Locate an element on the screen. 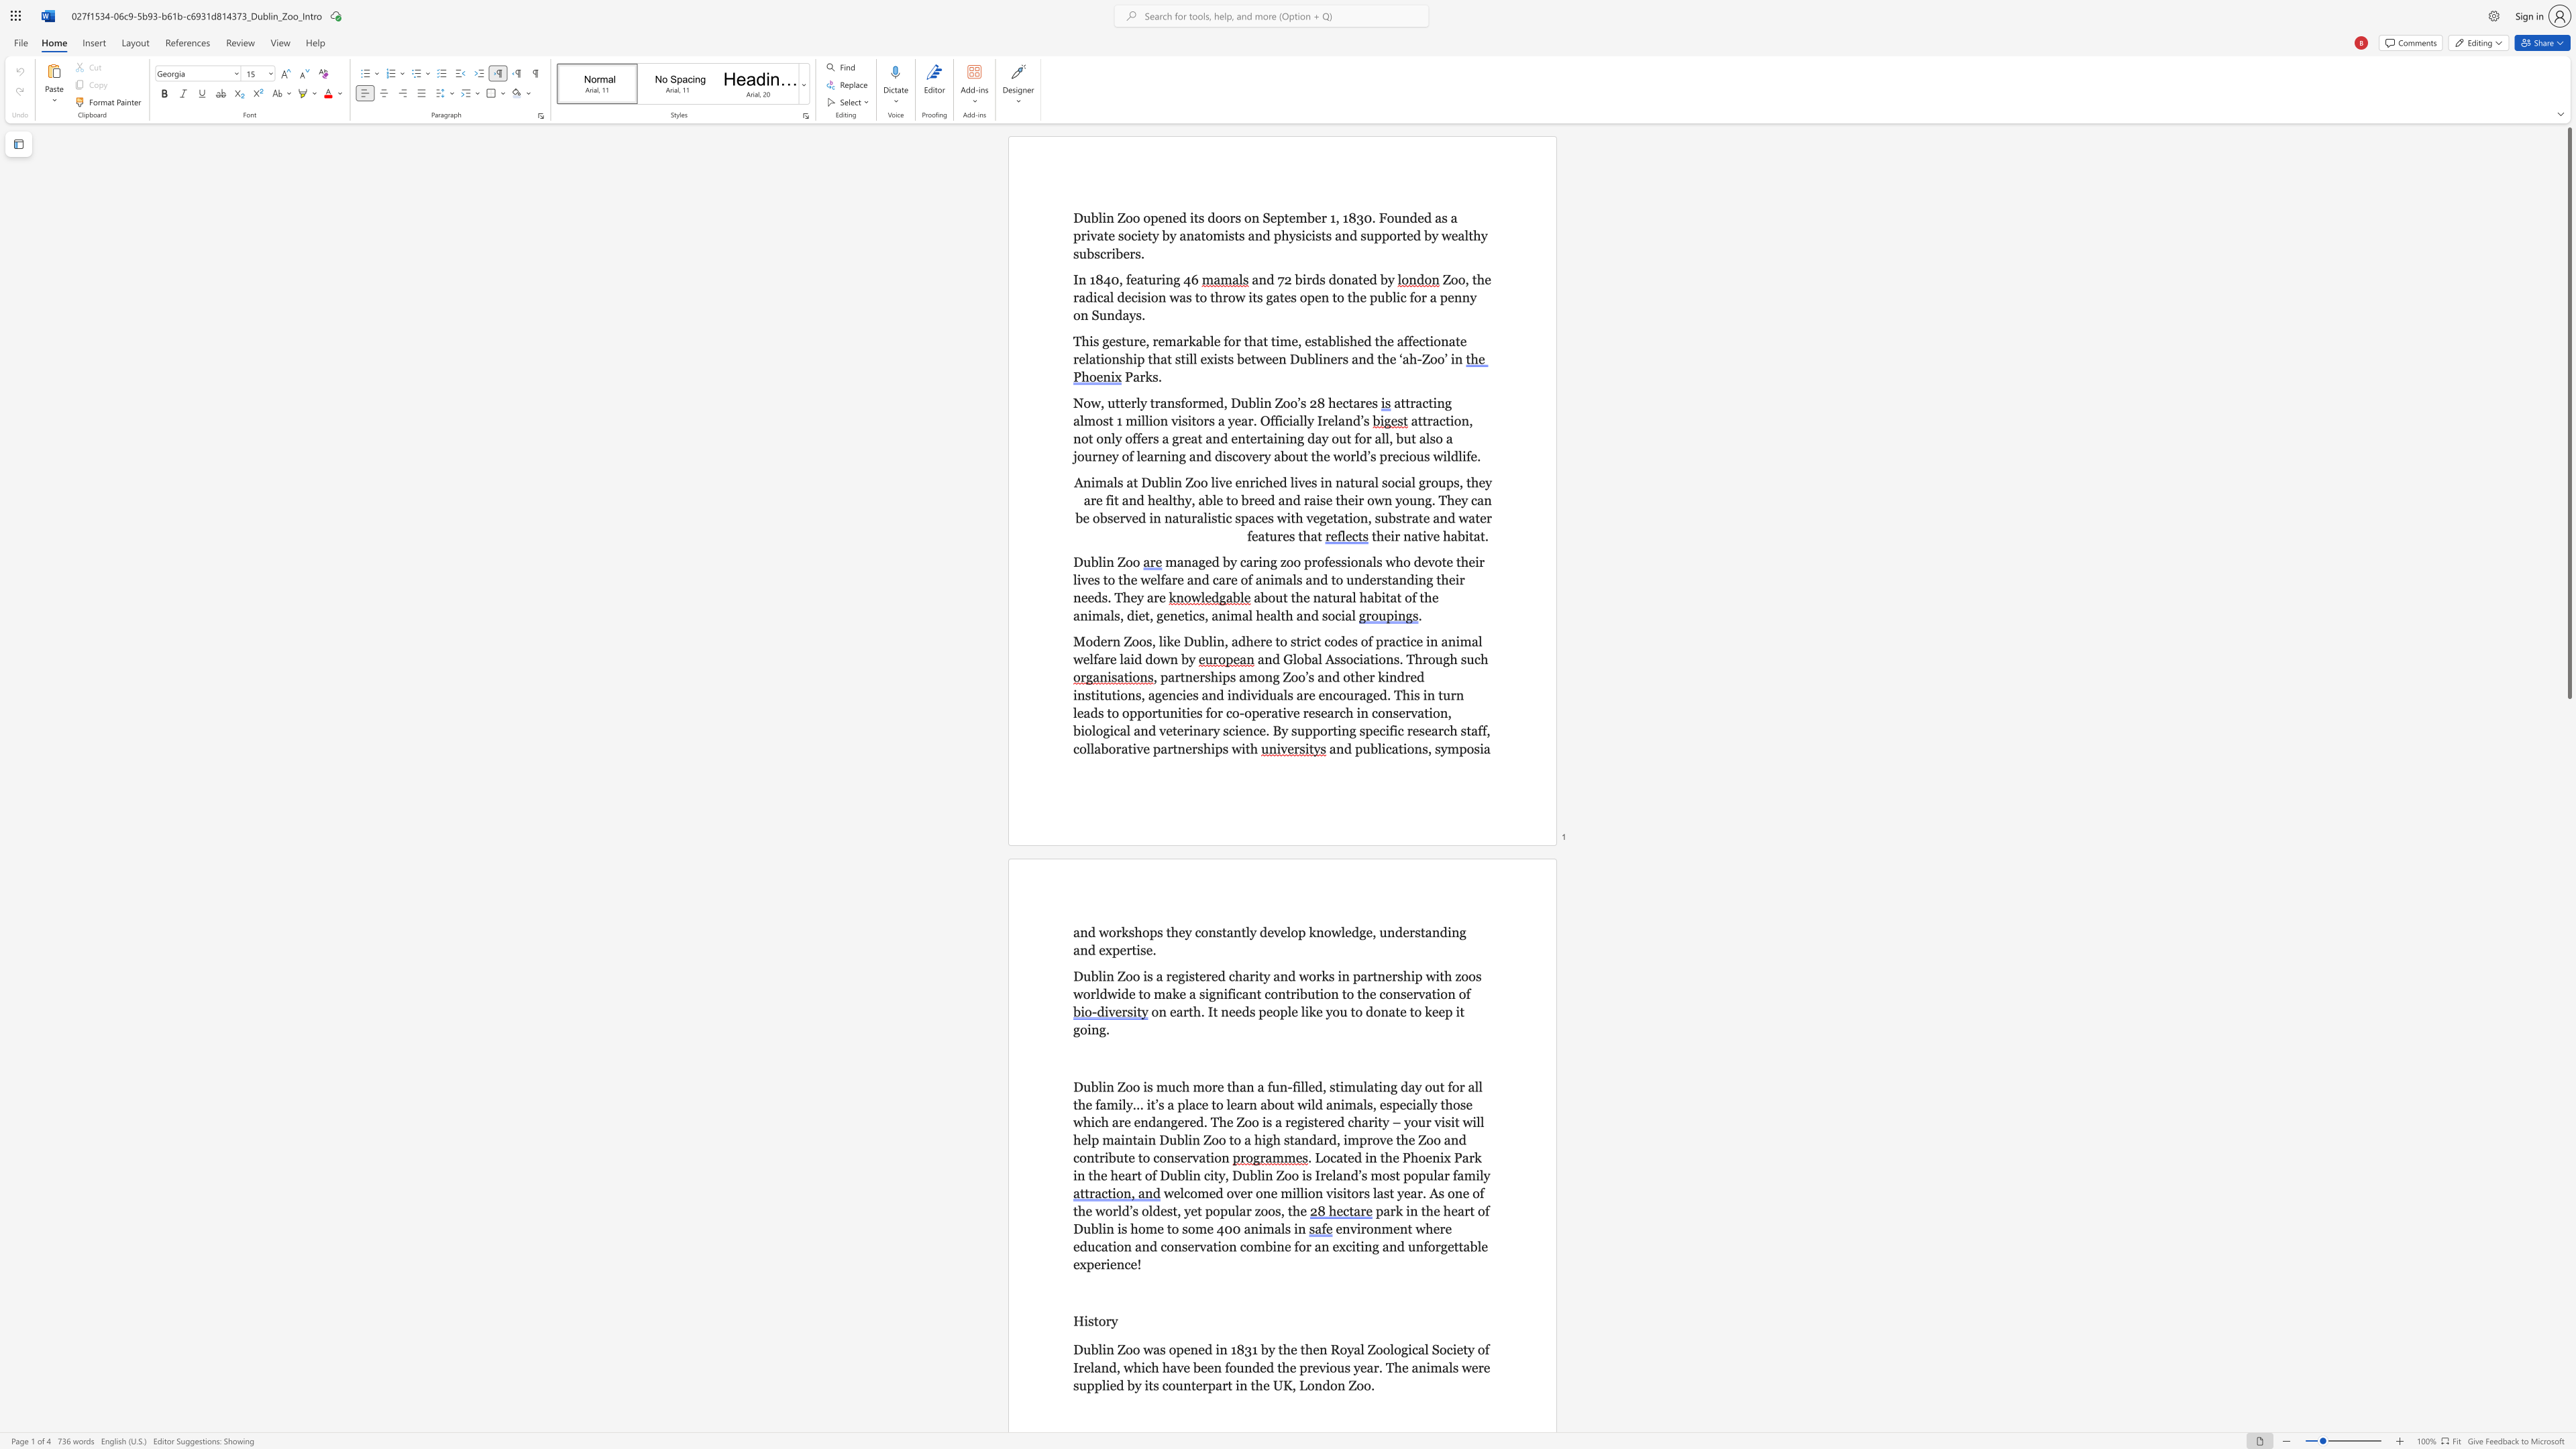 This screenshot has height=1449, width=2576. the 4th character "a" in the text is located at coordinates (1411, 1087).